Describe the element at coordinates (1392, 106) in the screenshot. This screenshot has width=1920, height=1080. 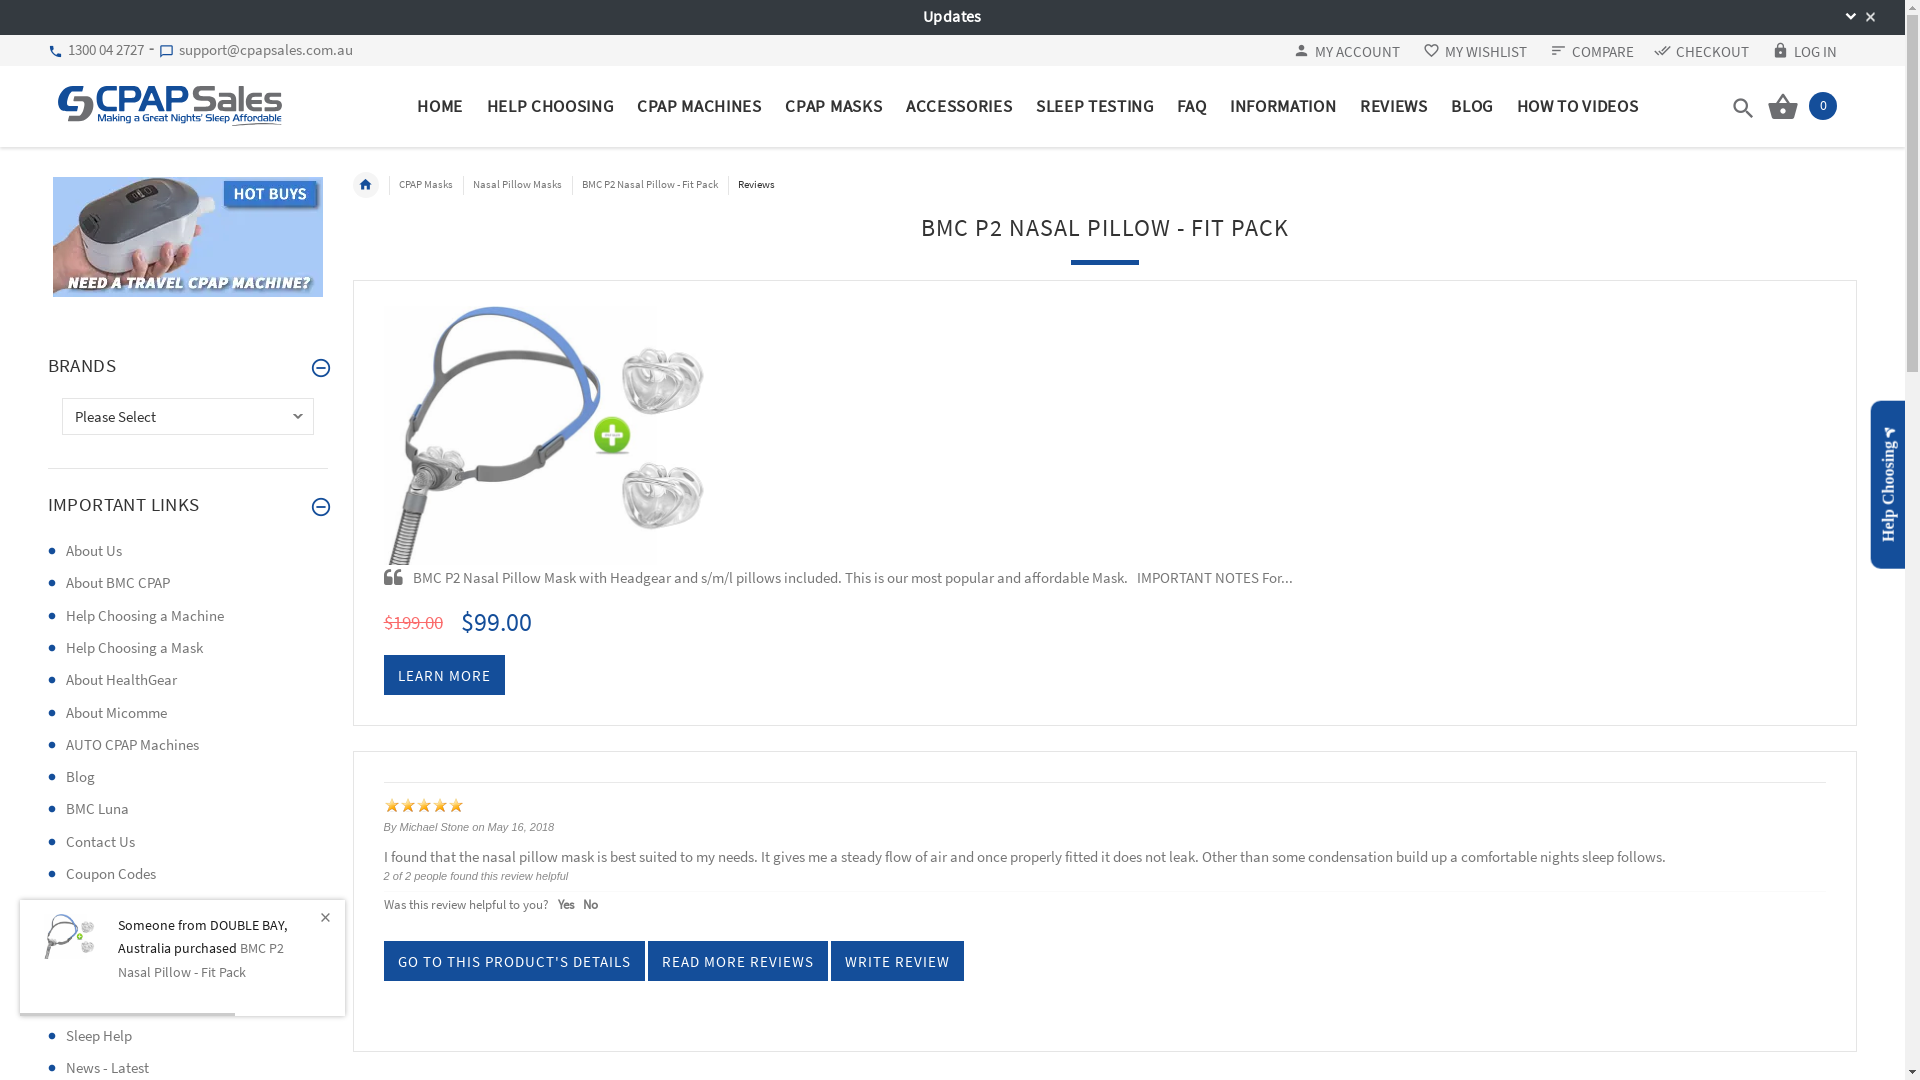
I see `'REVIEWS'` at that location.